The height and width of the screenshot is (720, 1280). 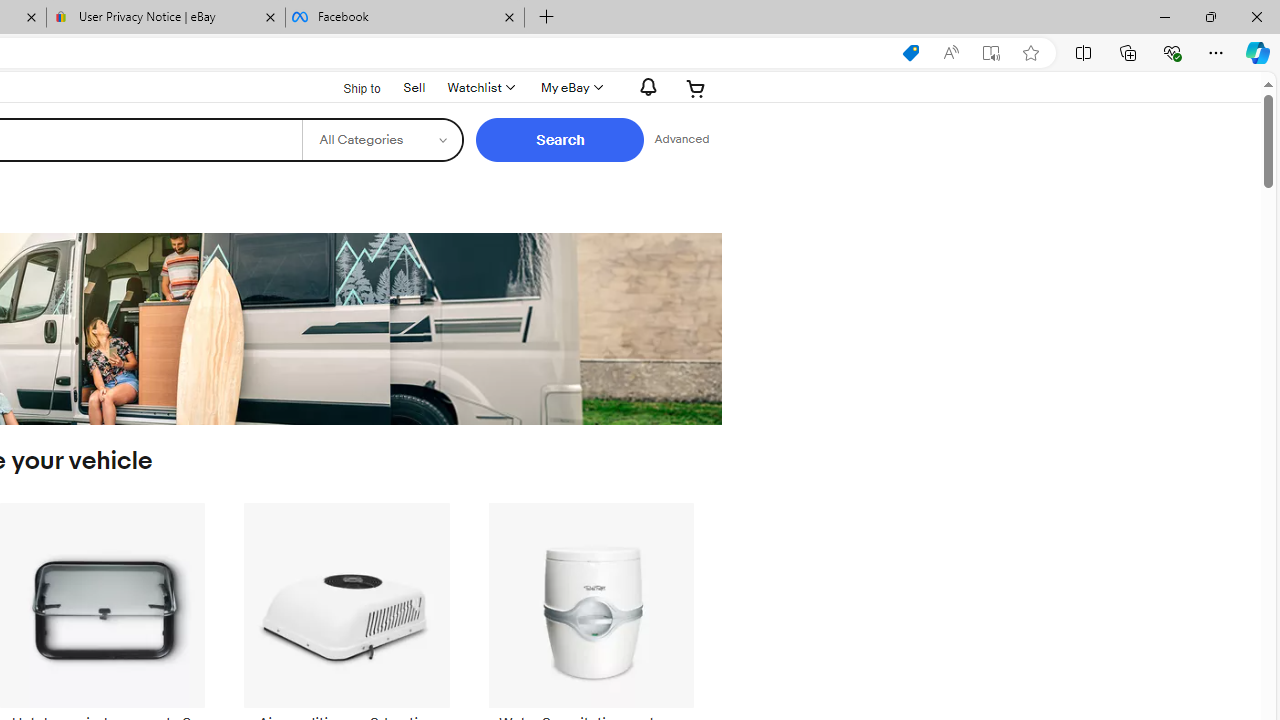 I want to click on 'Minimize', so click(x=1164, y=16).